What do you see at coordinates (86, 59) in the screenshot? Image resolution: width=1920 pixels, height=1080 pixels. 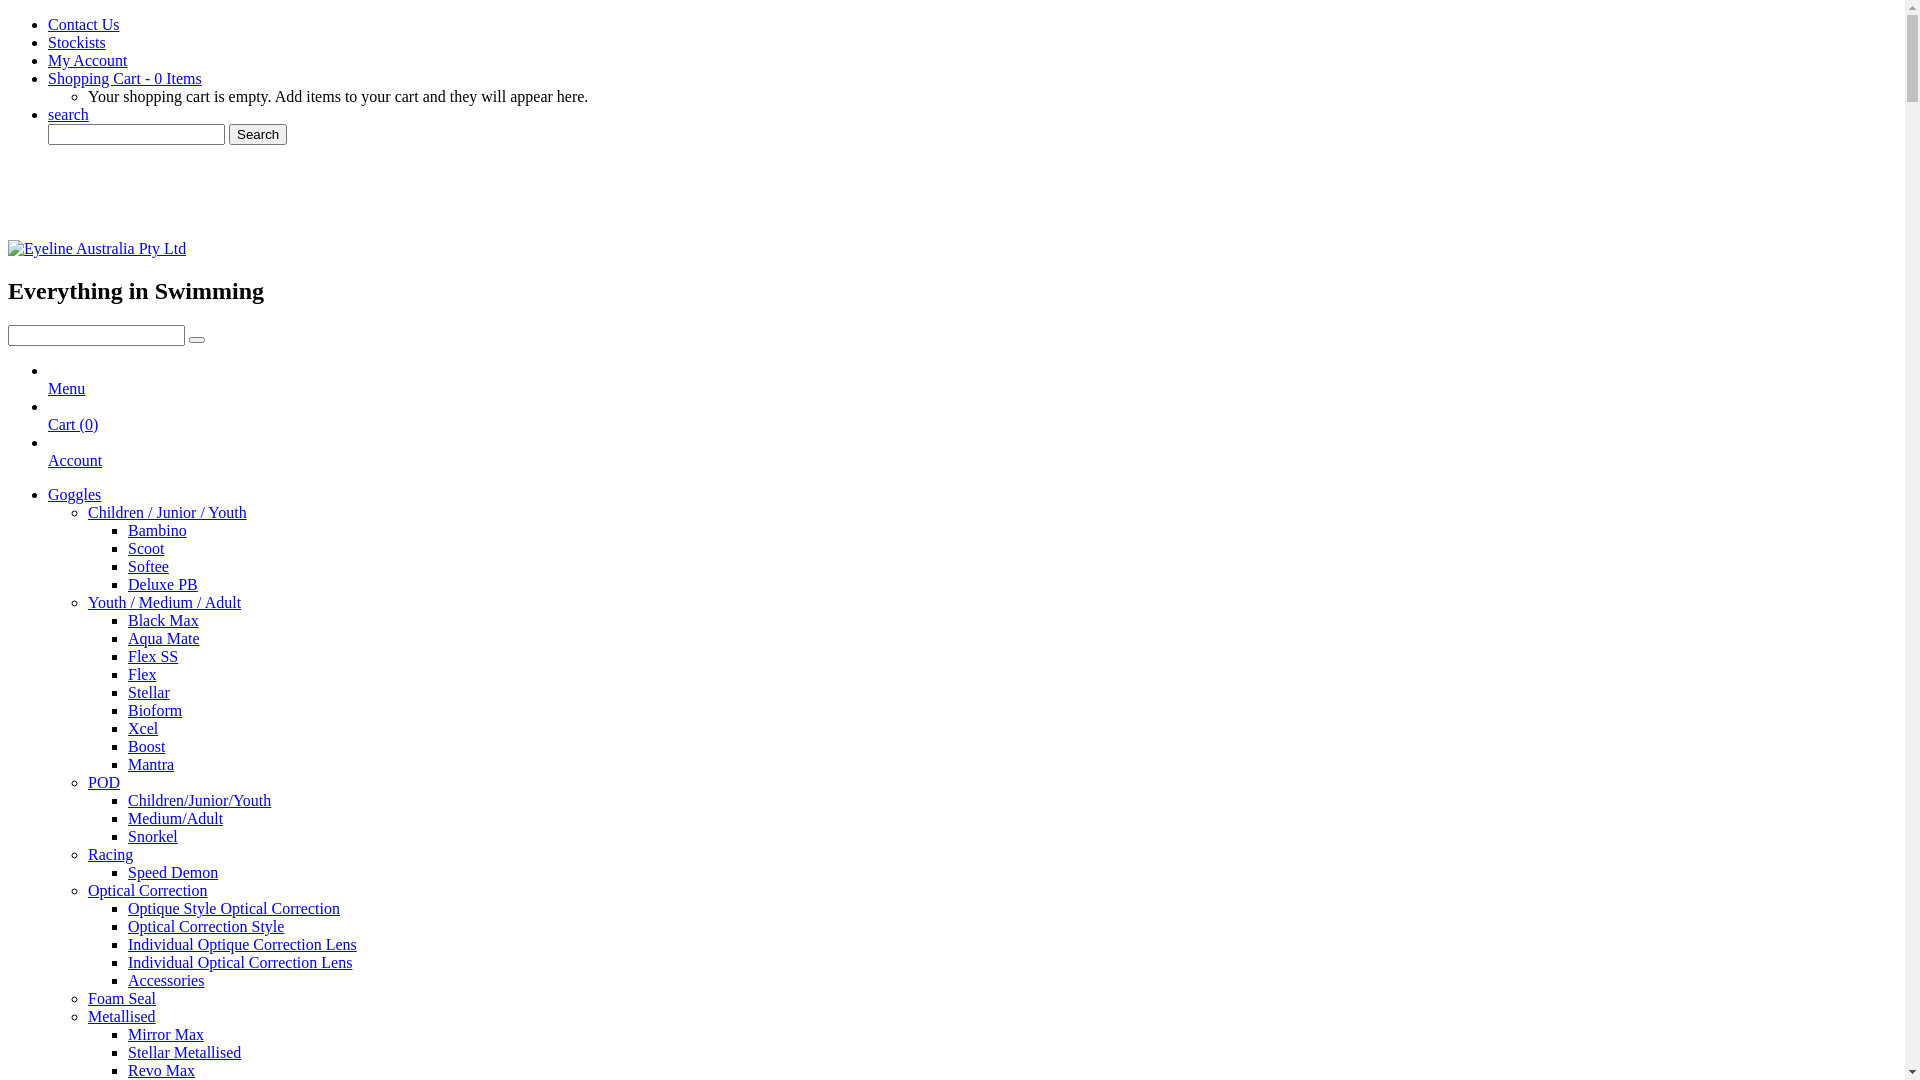 I see `'My Account'` at bounding box center [86, 59].